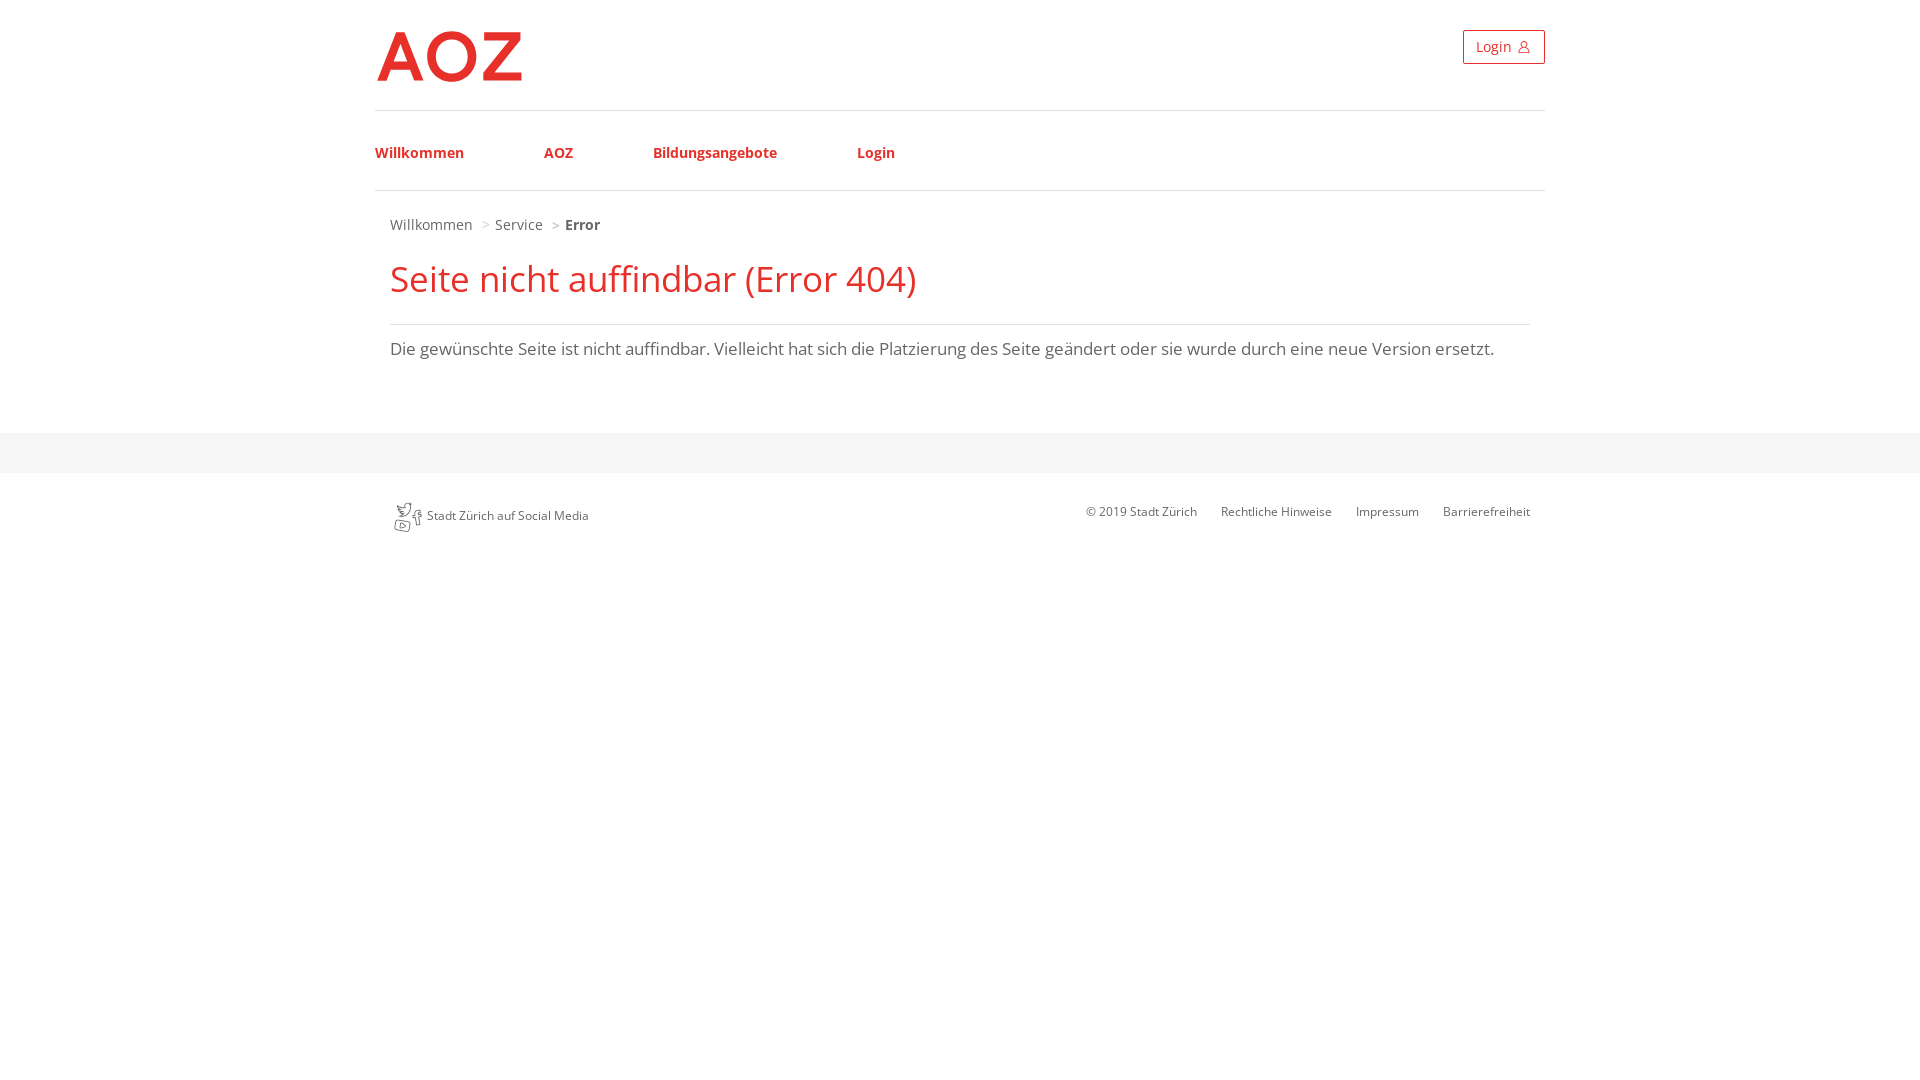 The height and width of the screenshot is (1080, 1920). What do you see at coordinates (715, 149) in the screenshot?
I see `'Bildungsangebote'` at bounding box center [715, 149].